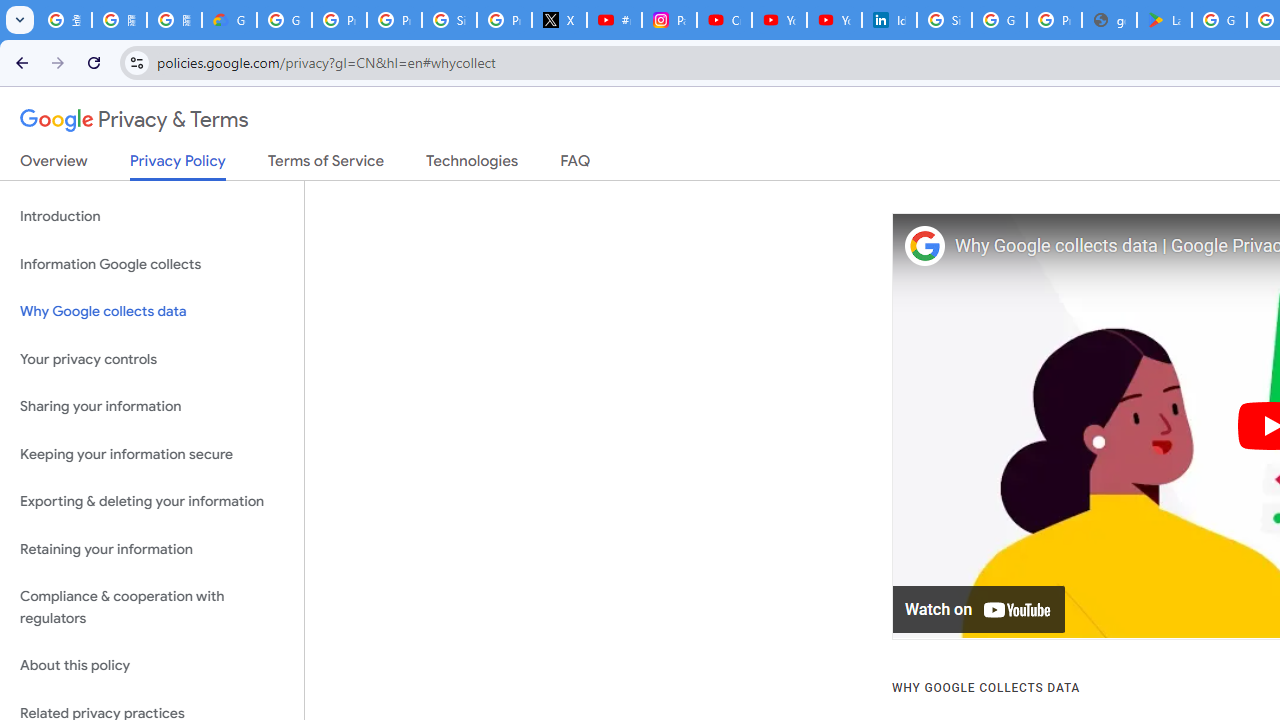 This screenshot has height=720, width=1280. What do you see at coordinates (471, 164) in the screenshot?
I see `'Technologies'` at bounding box center [471, 164].